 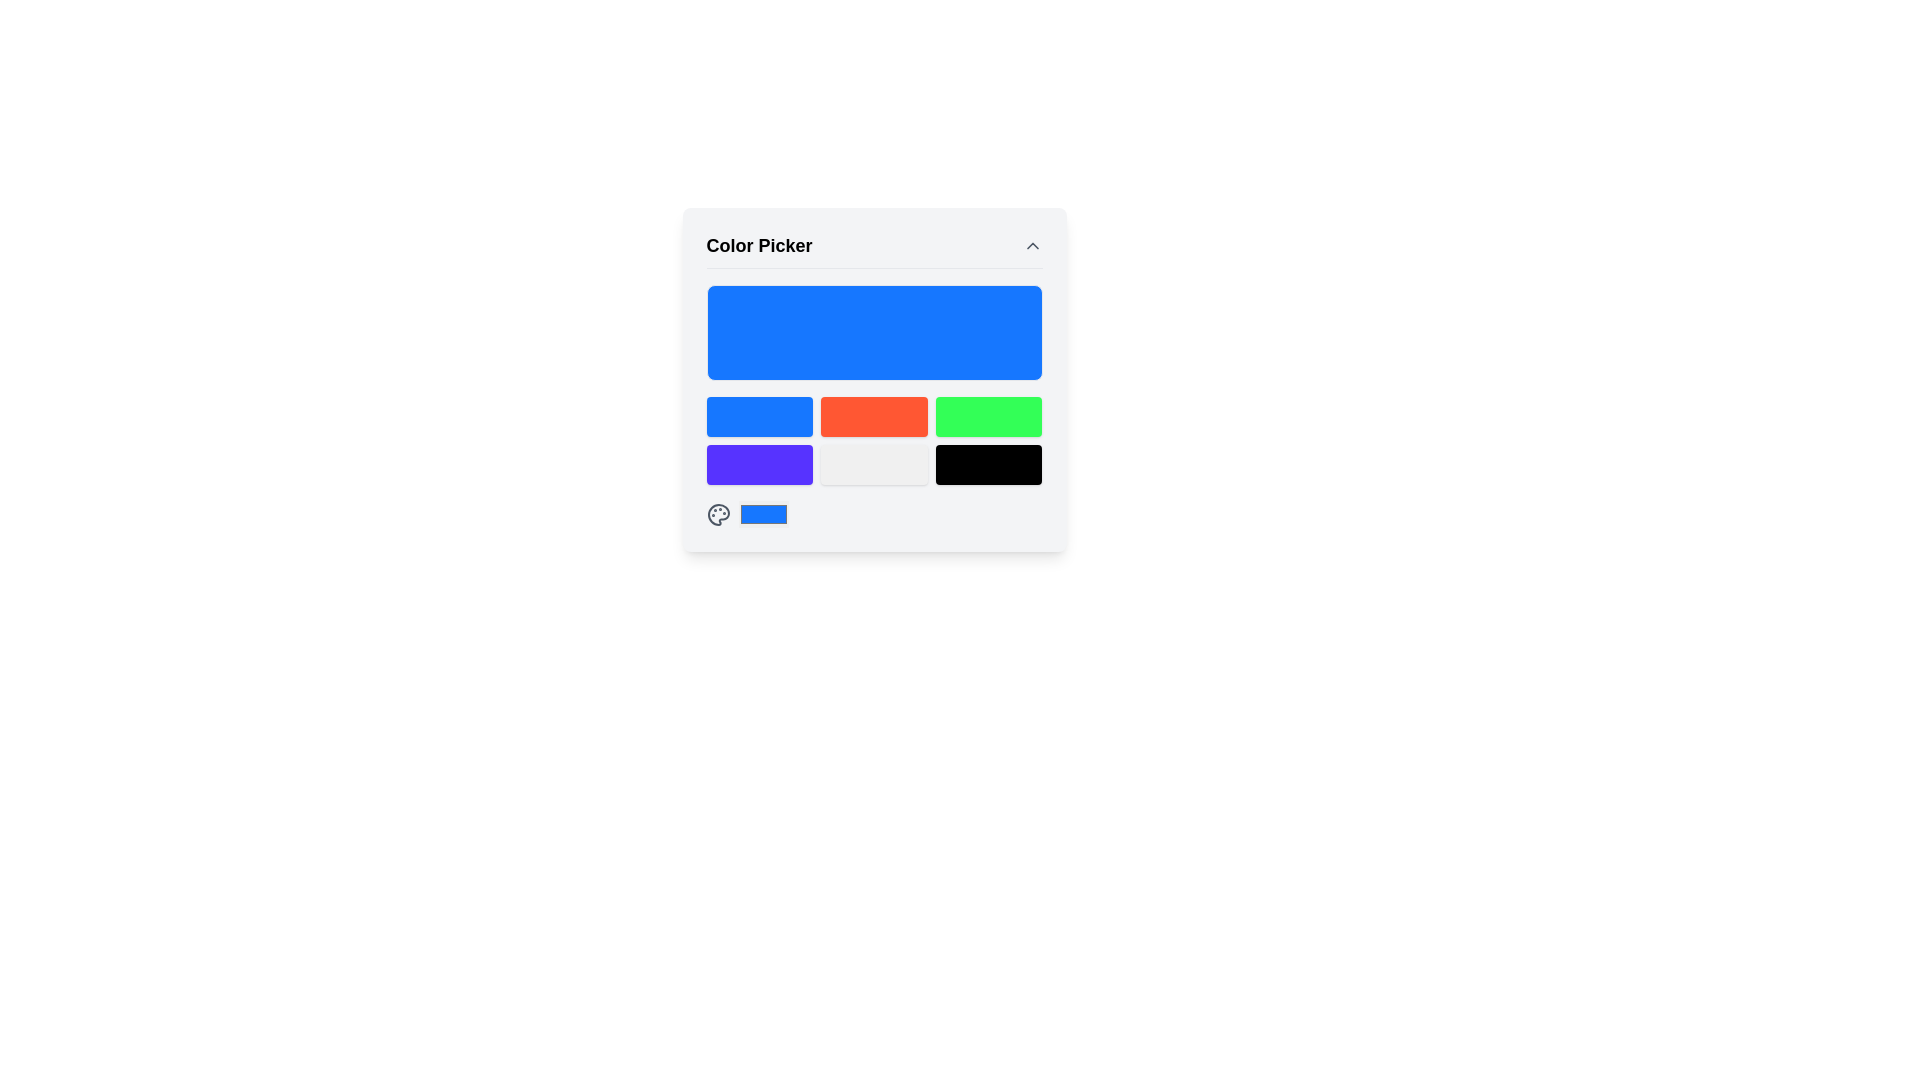 I want to click on the small triangular-shaped icon resembling an upward arrow in the top-right corner of the 'Color Picker' title bar, so click(x=1032, y=245).